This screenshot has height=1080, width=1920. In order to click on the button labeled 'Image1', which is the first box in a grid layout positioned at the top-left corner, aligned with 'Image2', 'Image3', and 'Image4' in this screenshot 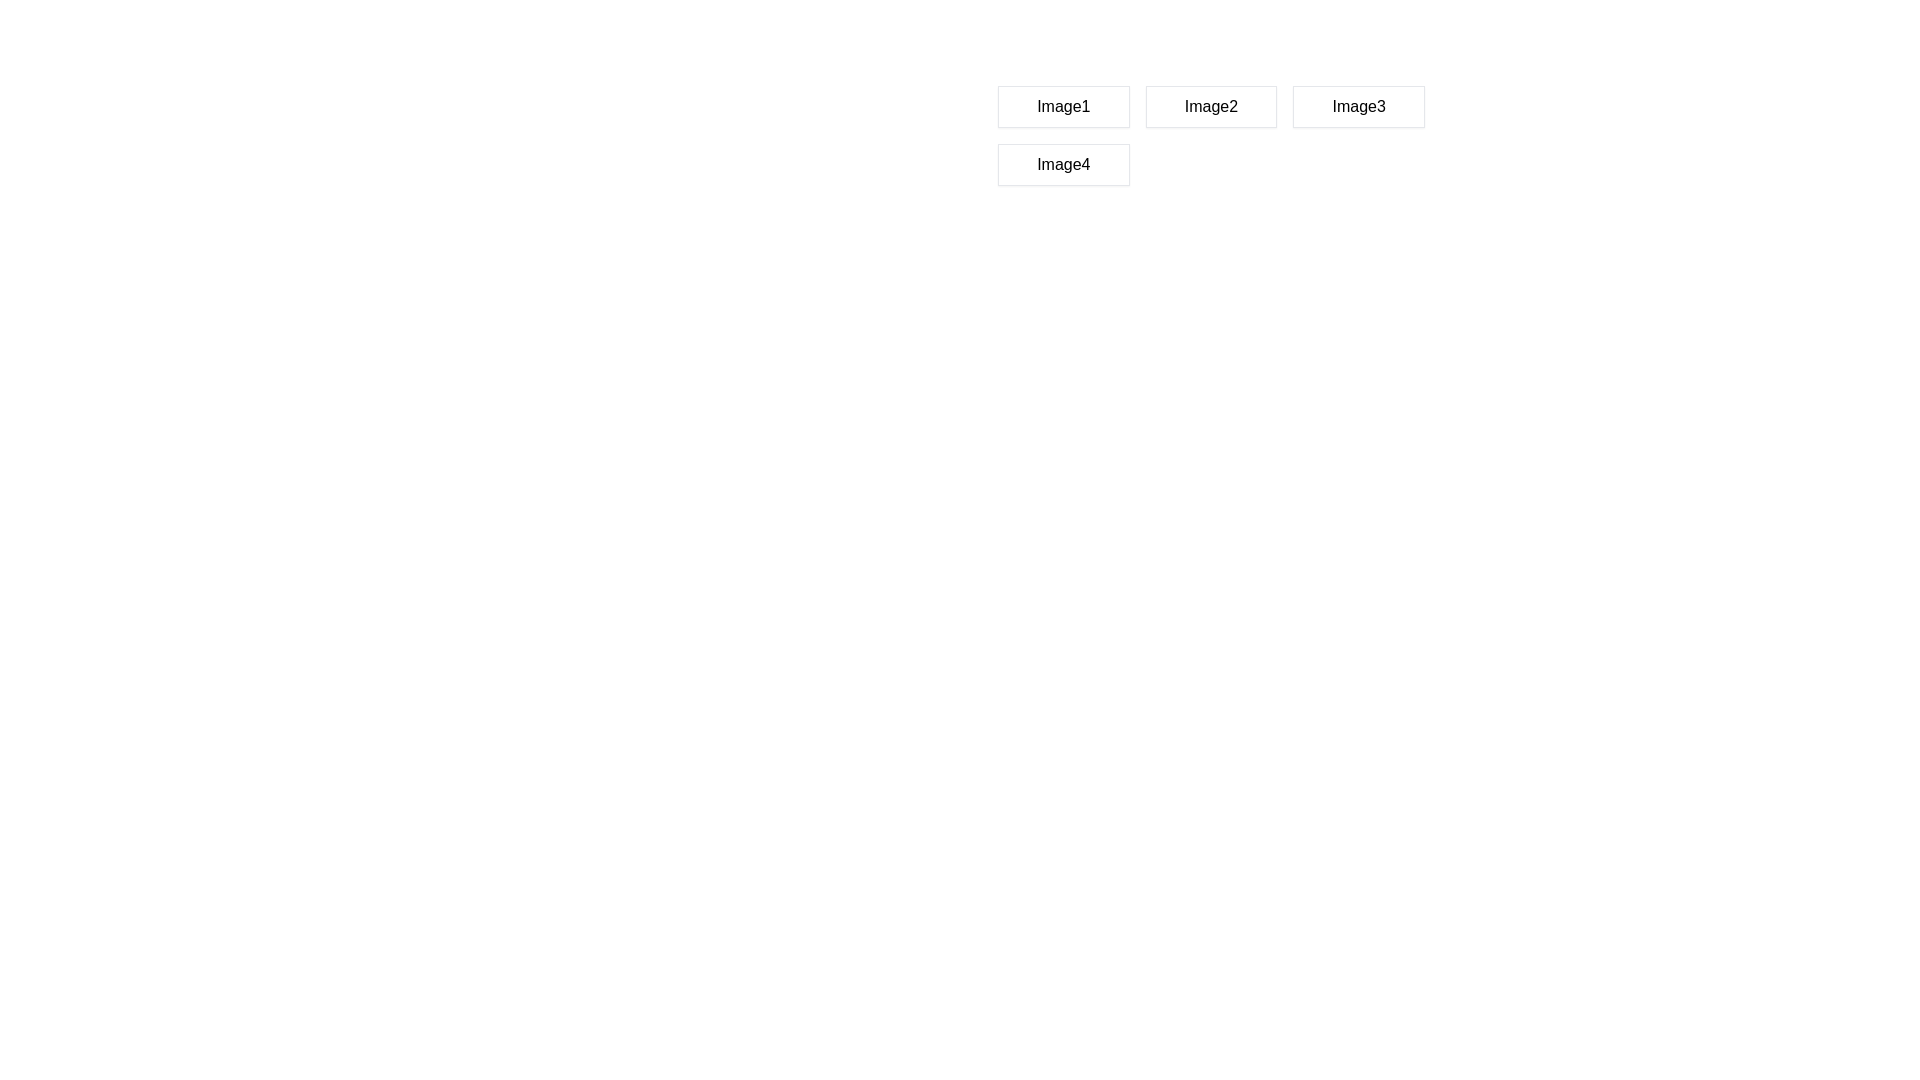, I will do `click(1062, 107)`.